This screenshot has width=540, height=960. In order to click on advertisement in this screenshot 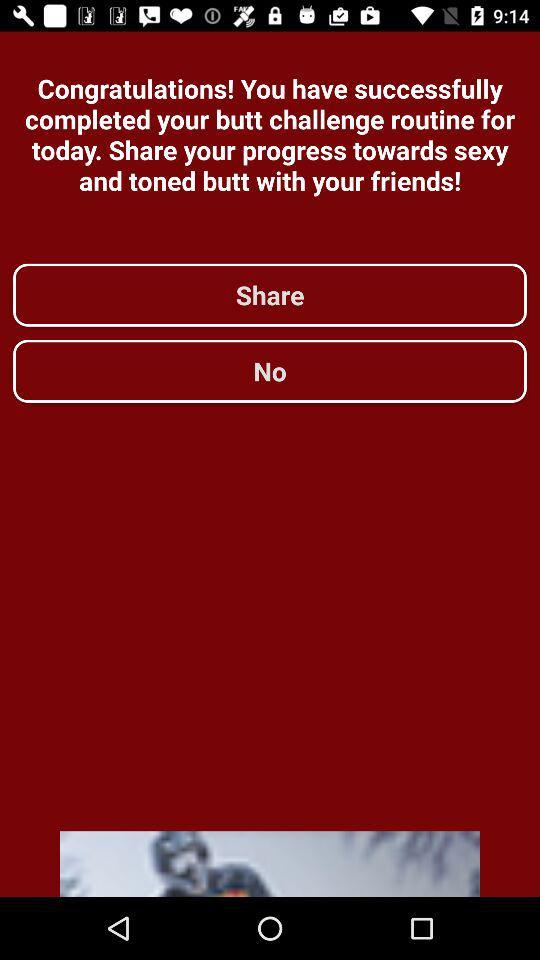, I will do `click(270, 863)`.